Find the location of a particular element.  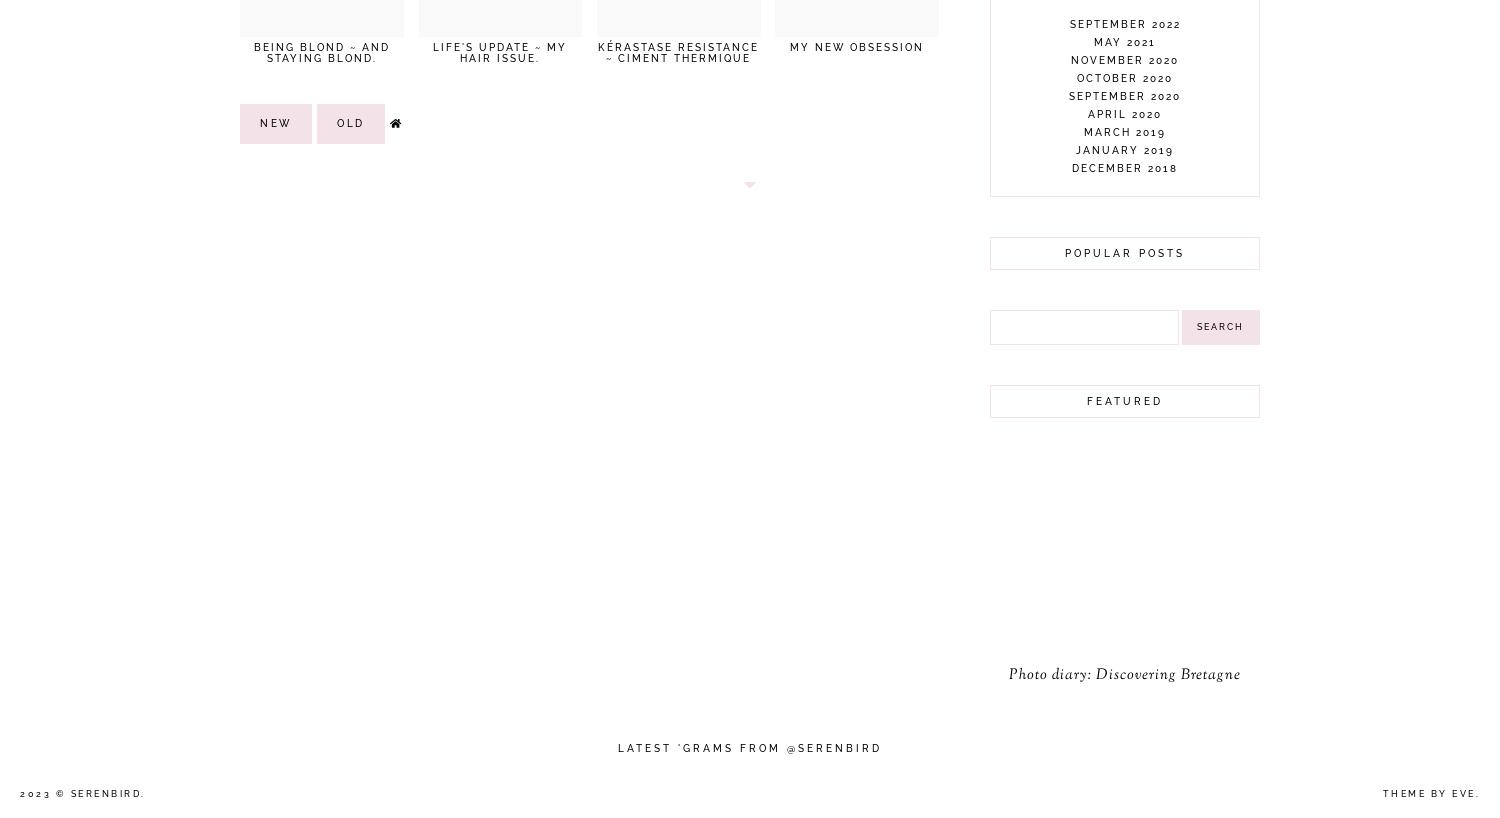

'April 2017' is located at coordinates (1123, 454).